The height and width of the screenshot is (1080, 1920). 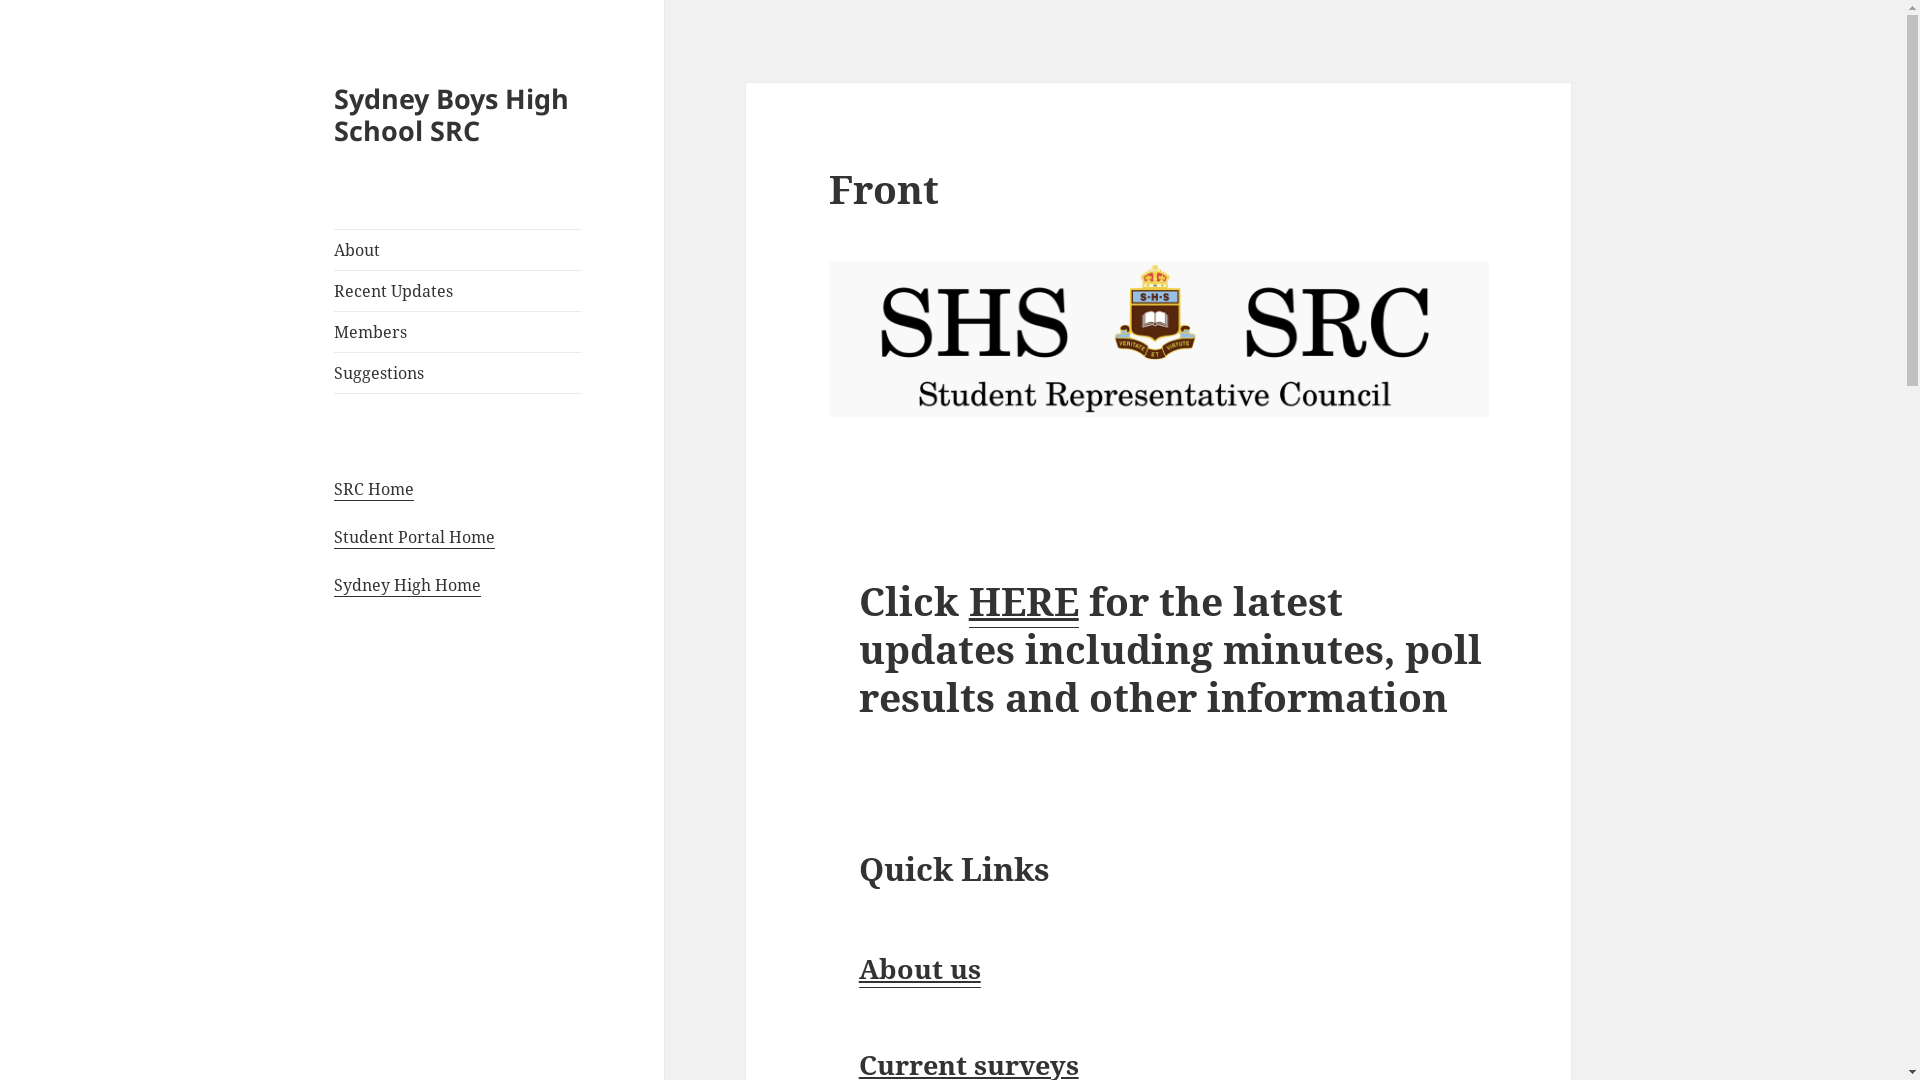 I want to click on 'SRC Home', so click(x=374, y=489).